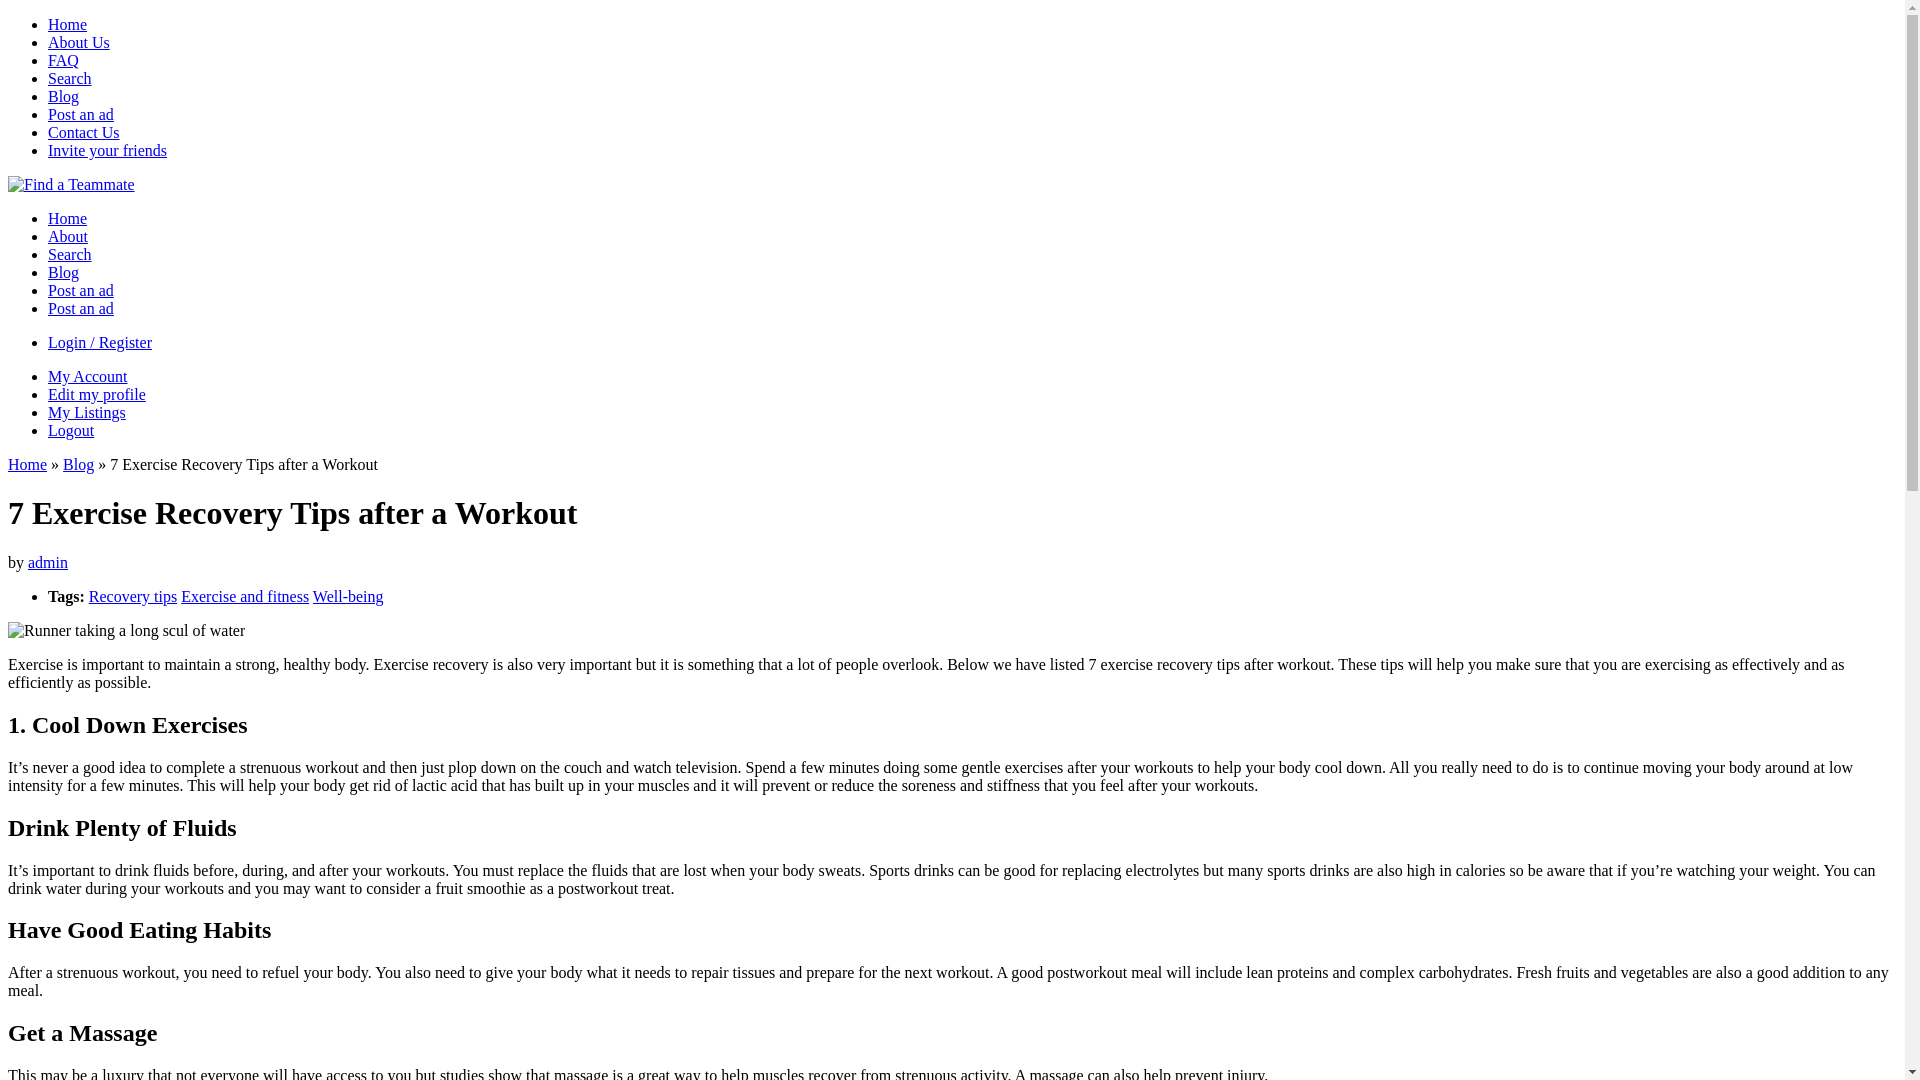  What do you see at coordinates (63, 59) in the screenshot?
I see `'FAQ'` at bounding box center [63, 59].